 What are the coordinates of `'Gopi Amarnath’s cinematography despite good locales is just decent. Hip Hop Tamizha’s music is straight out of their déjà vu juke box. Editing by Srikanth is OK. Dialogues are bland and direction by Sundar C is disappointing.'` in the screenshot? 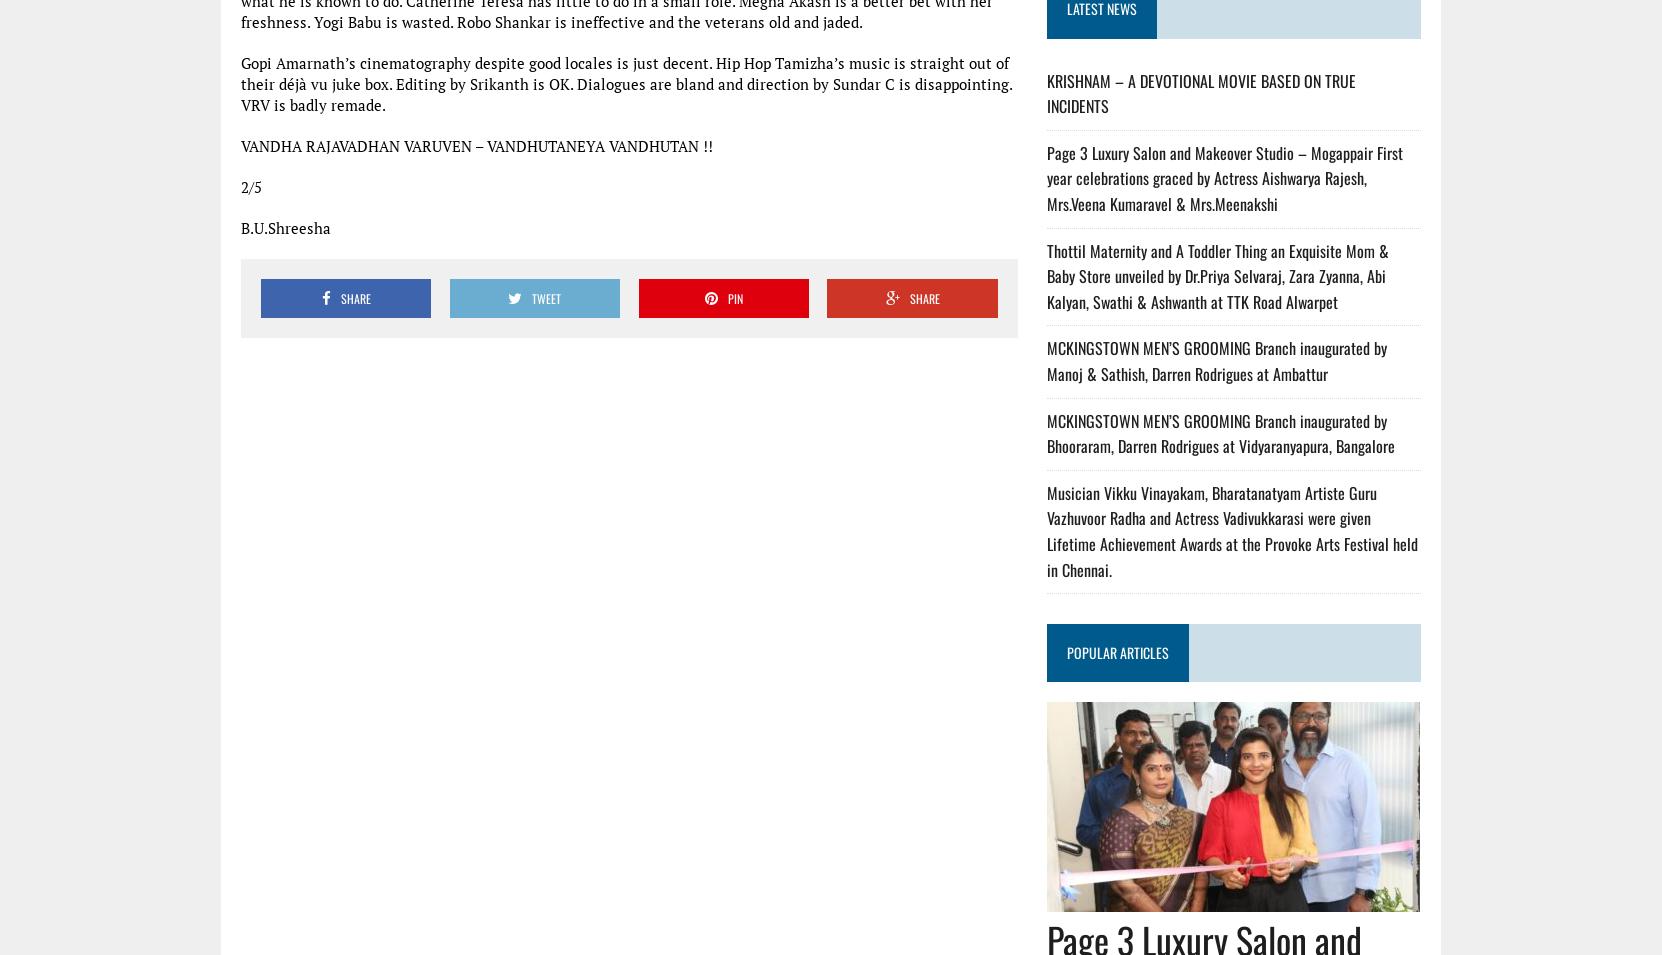 It's located at (627, 72).